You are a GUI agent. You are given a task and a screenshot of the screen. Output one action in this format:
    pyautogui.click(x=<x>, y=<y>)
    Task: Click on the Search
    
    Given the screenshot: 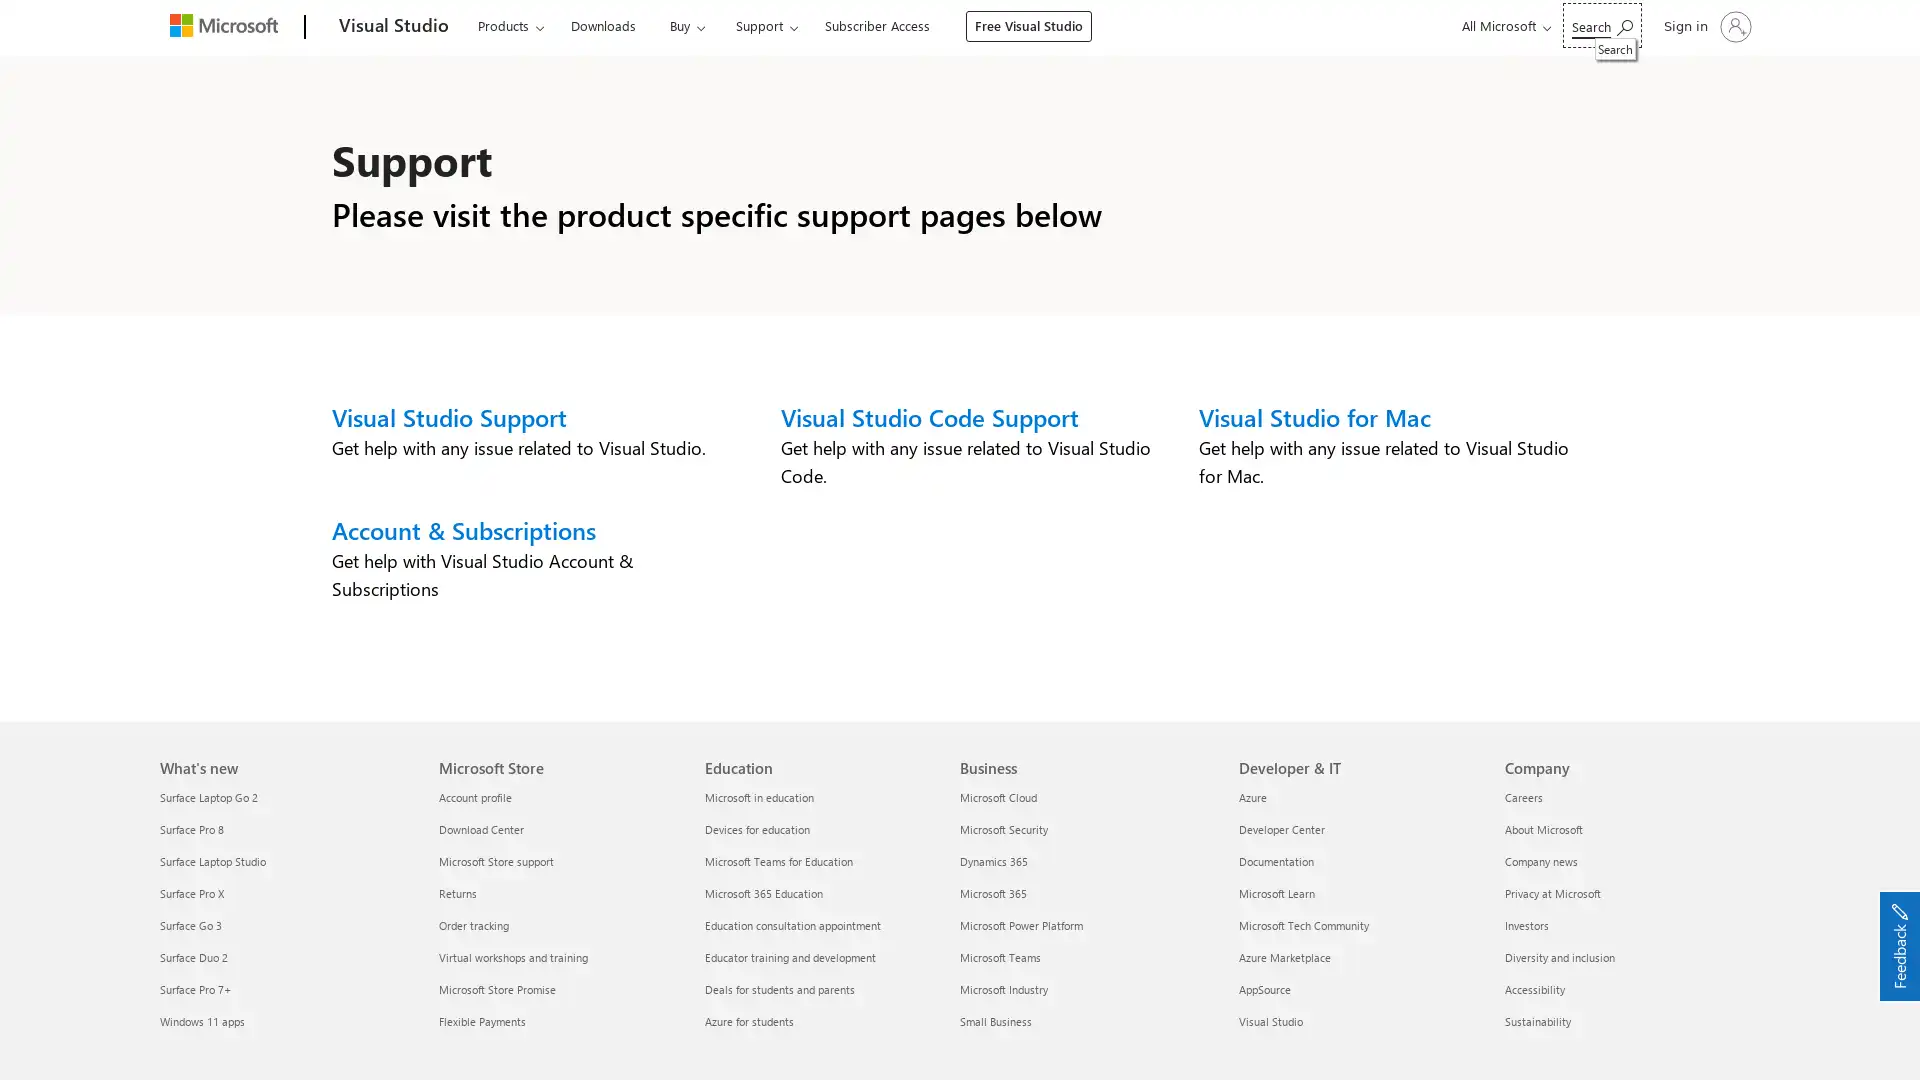 What is the action you would take?
    pyautogui.click(x=1602, y=25)
    